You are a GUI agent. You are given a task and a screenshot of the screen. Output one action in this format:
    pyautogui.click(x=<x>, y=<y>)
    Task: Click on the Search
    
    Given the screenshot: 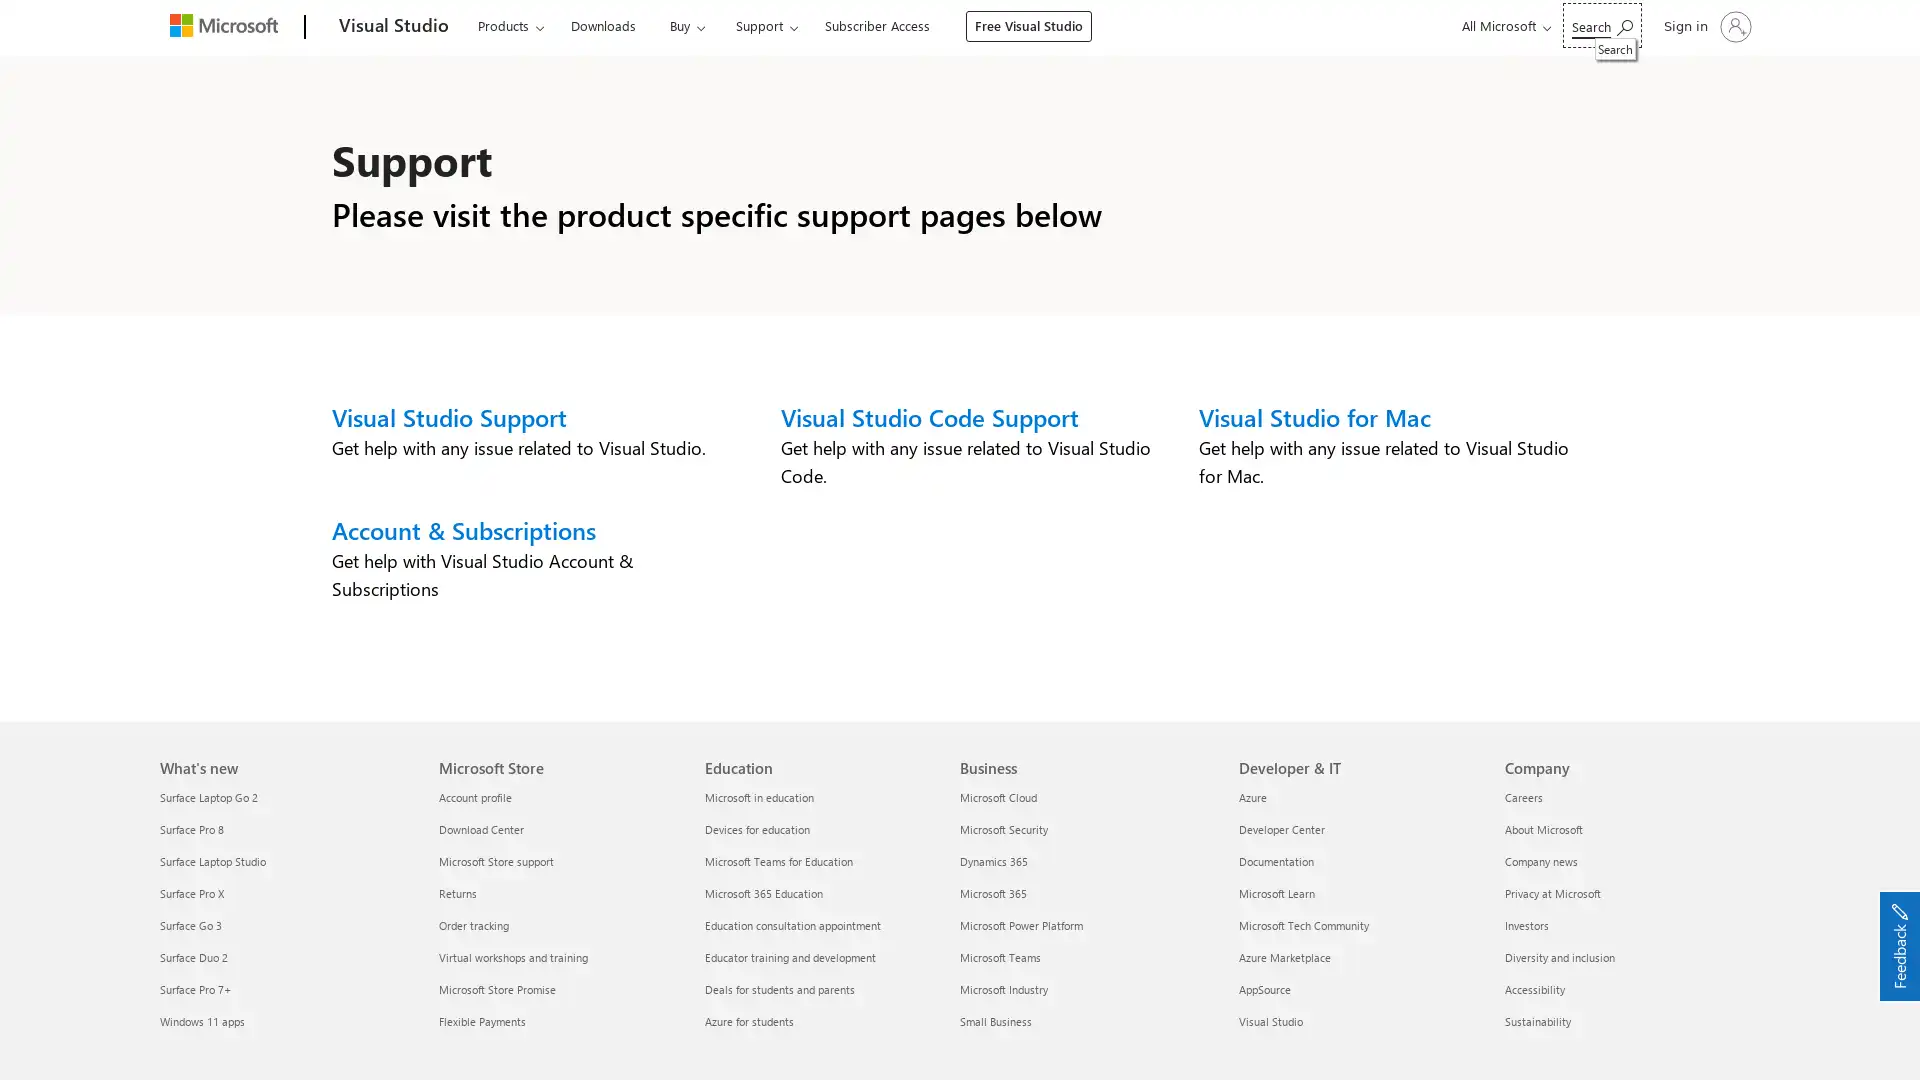 What is the action you would take?
    pyautogui.click(x=1602, y=25)
    